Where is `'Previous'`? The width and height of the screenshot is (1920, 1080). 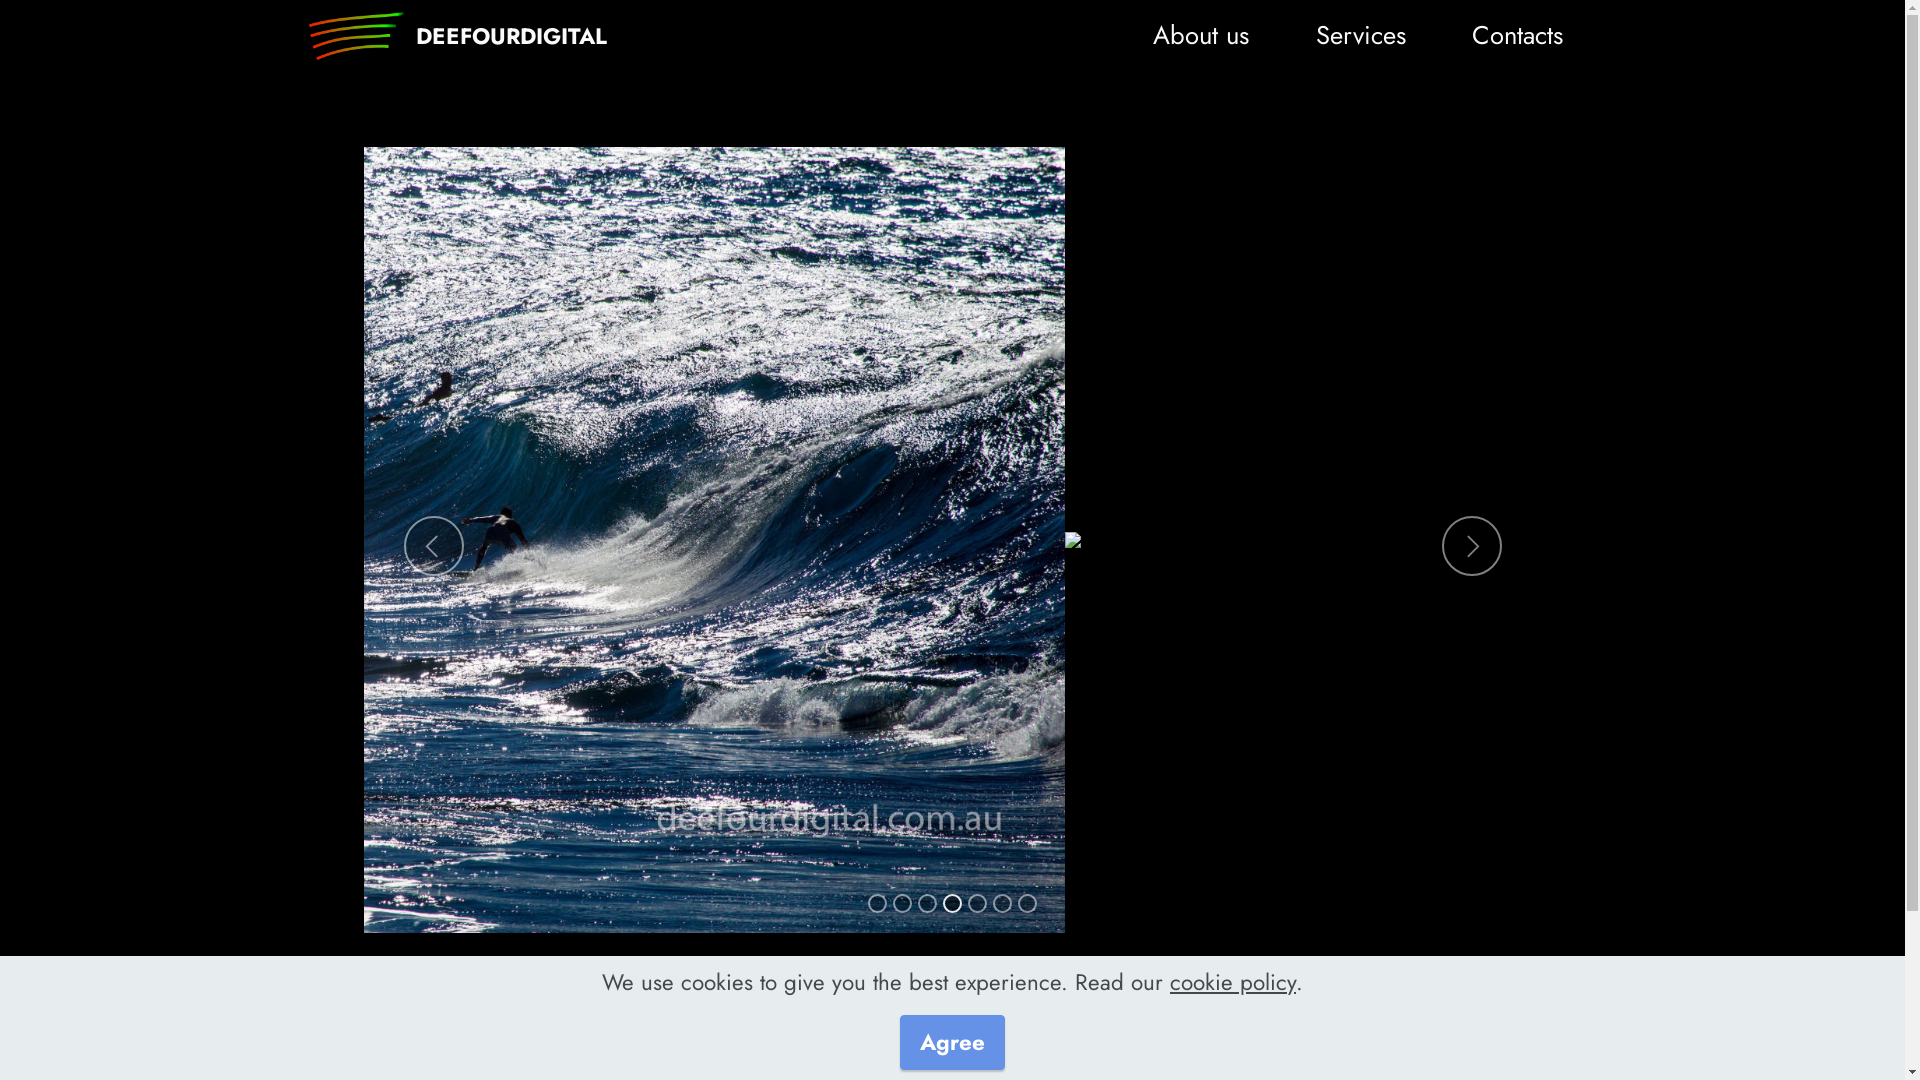 'Previous' is located at coordinates (432, 546).